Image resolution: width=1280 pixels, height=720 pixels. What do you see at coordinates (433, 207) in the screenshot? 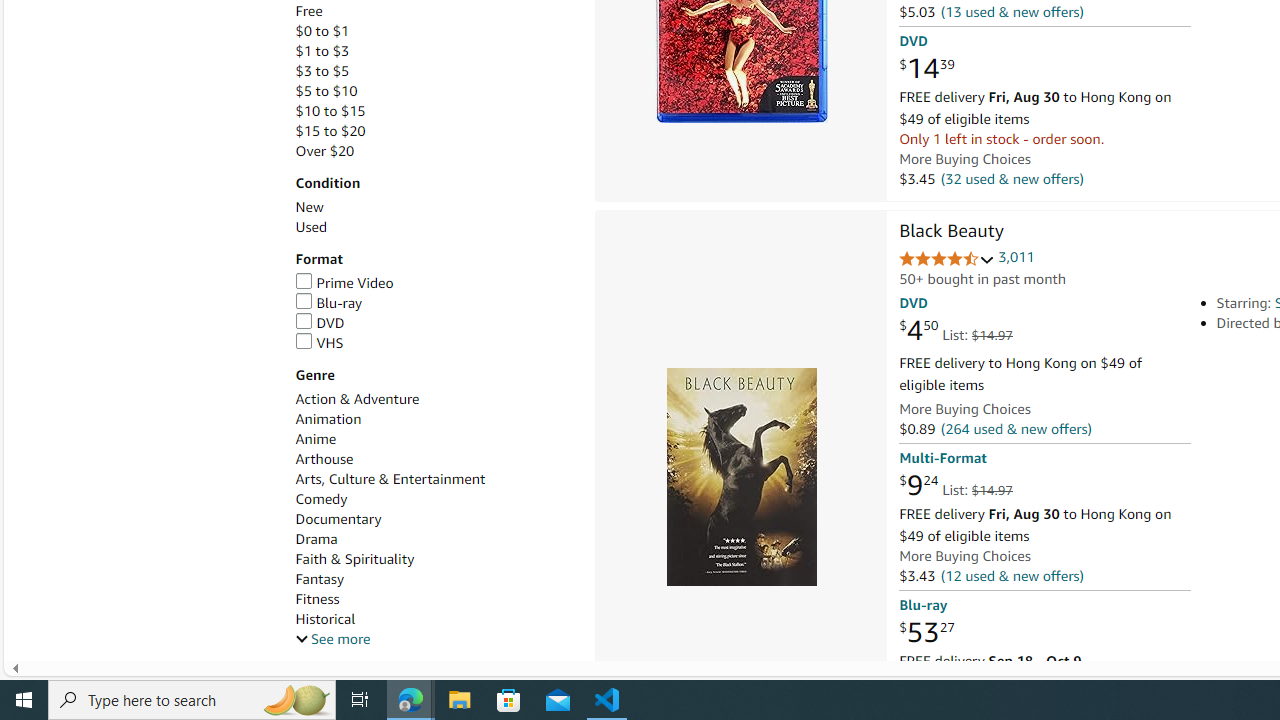
I see `'New'` at bounding box center [433, 207].